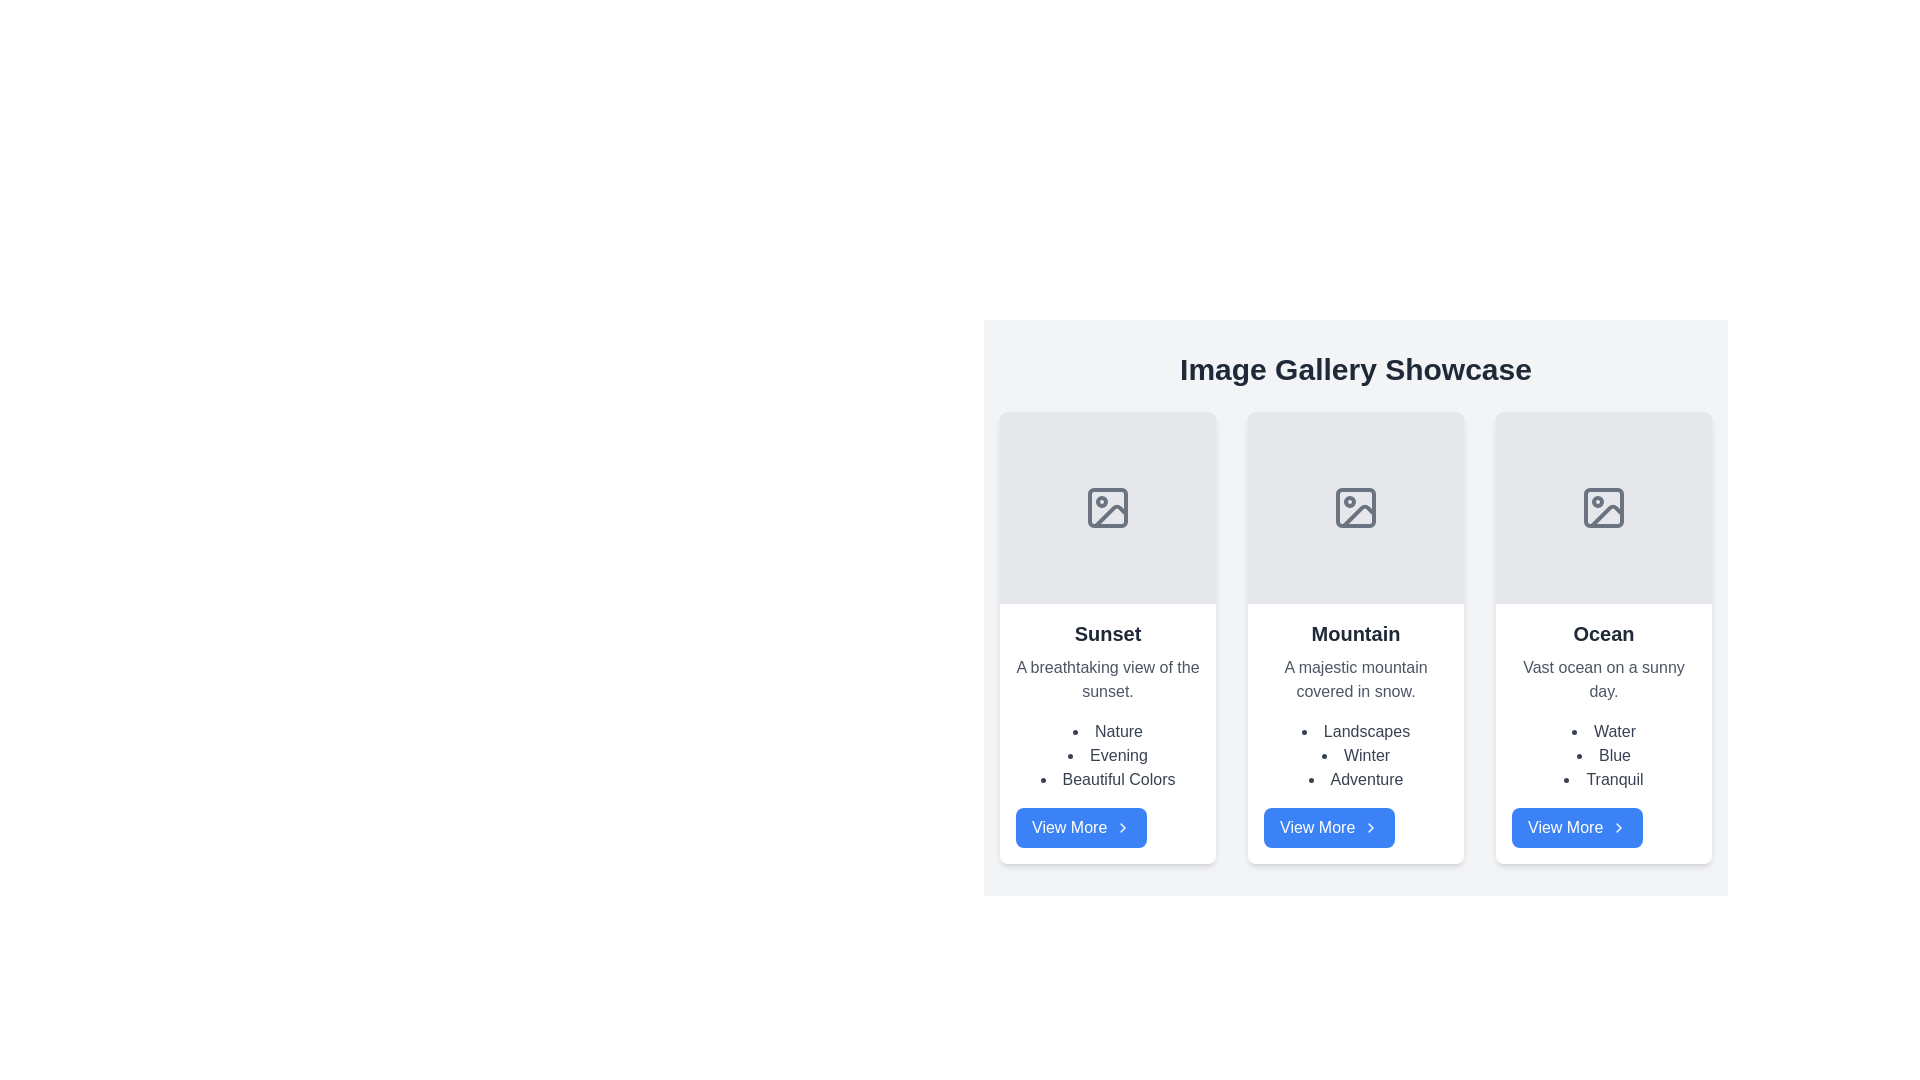 The height and width of the screenshot is (1080, 1920). Describe the element at coordinates (1356, 756) in the screenshot. I see `the static text displaying 'Winter', which is the second item under the 'Landscapes' heading in the 'Mountain' card` at that location.